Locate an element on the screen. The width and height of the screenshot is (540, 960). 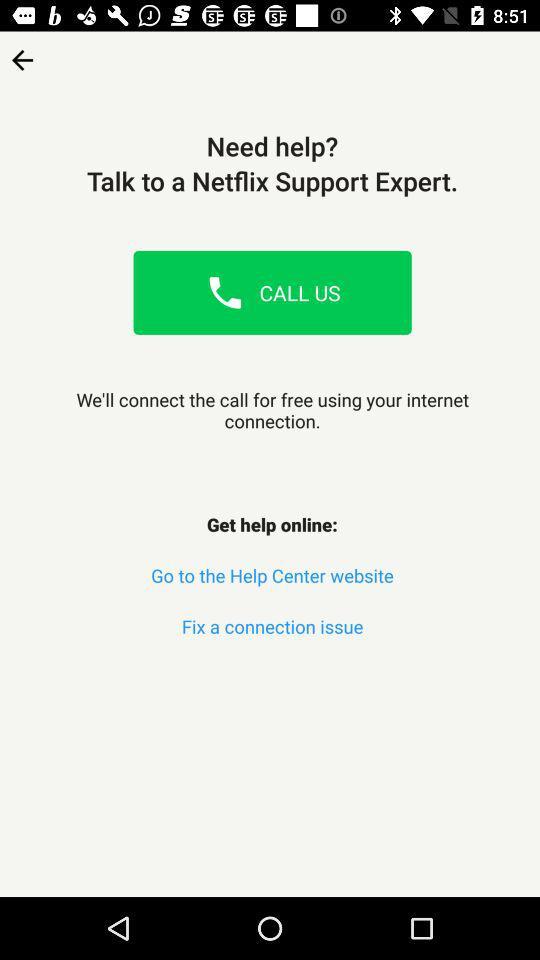
the icon below get help online: icon is located at coordinates (271, 575).